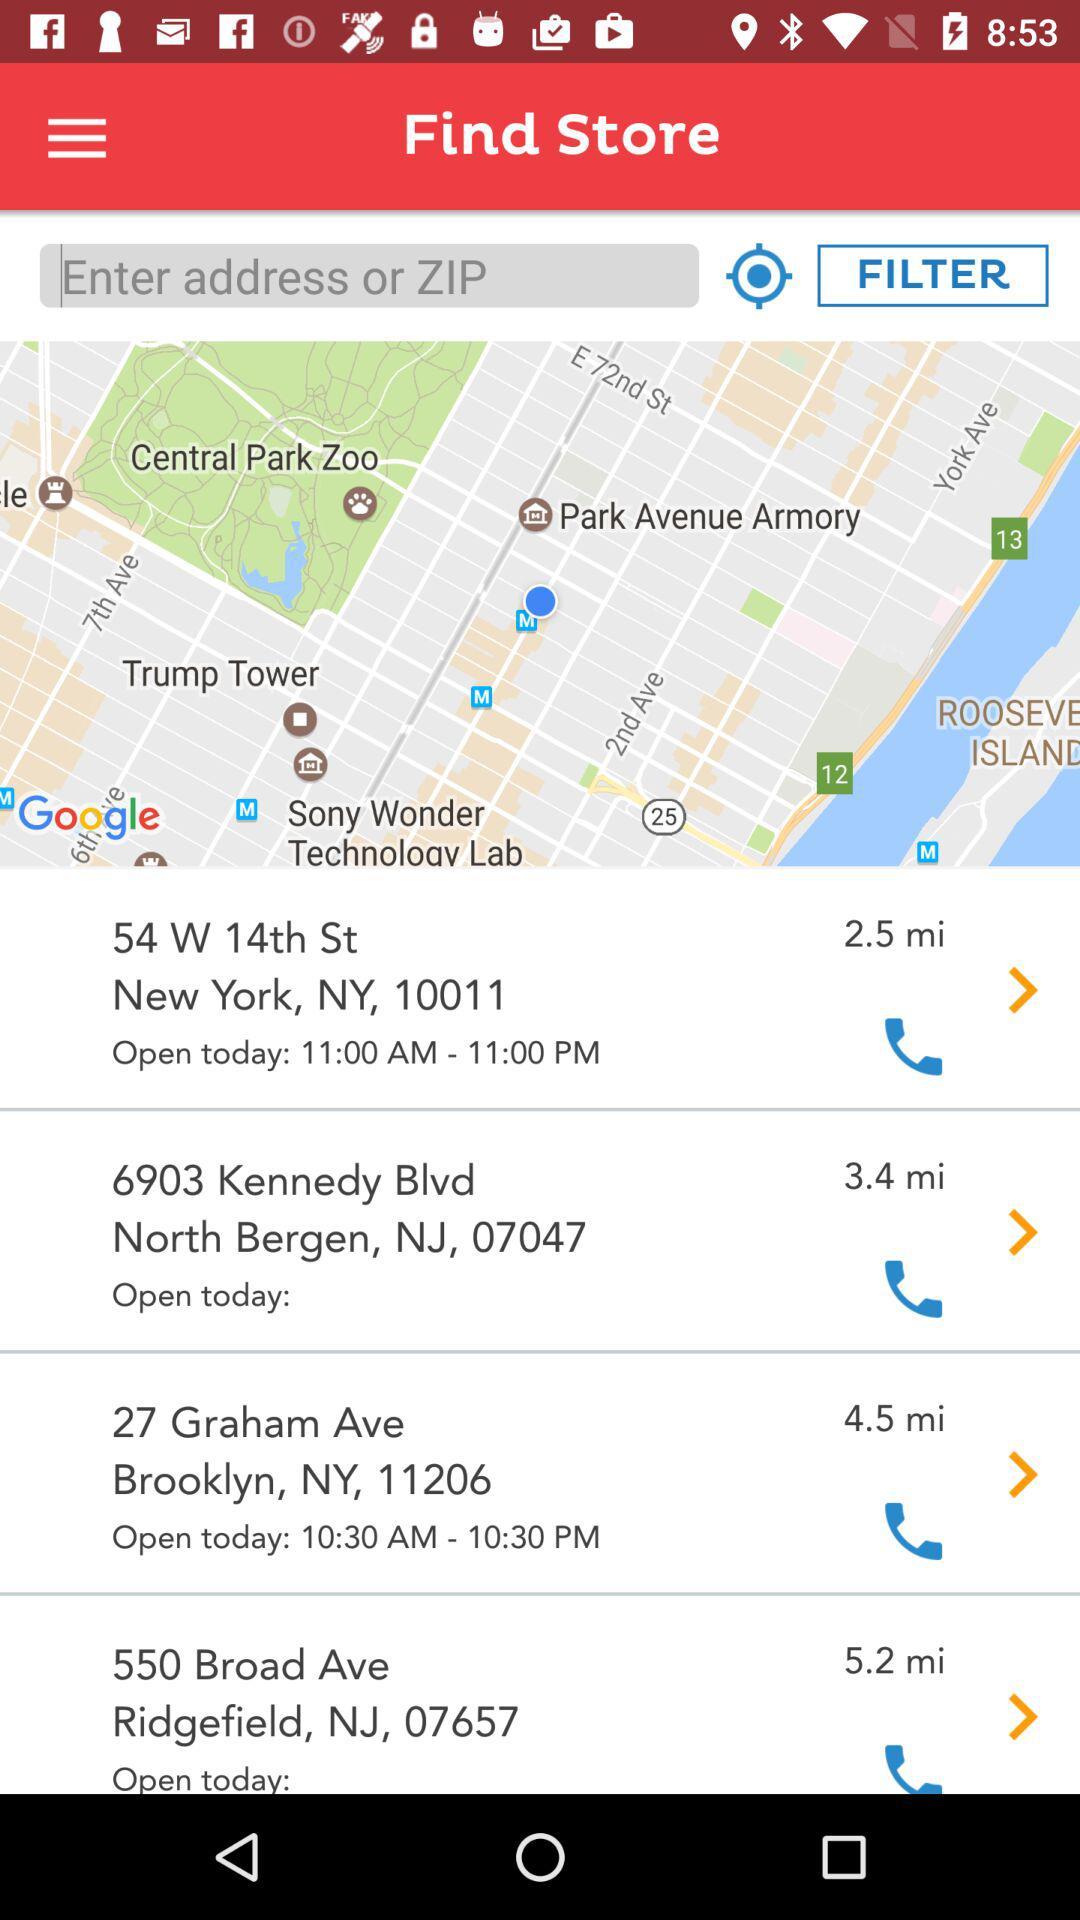  Describe the element at coordinates (913, 1529) in the screenshot. I see `third call symbol from top` at that location.